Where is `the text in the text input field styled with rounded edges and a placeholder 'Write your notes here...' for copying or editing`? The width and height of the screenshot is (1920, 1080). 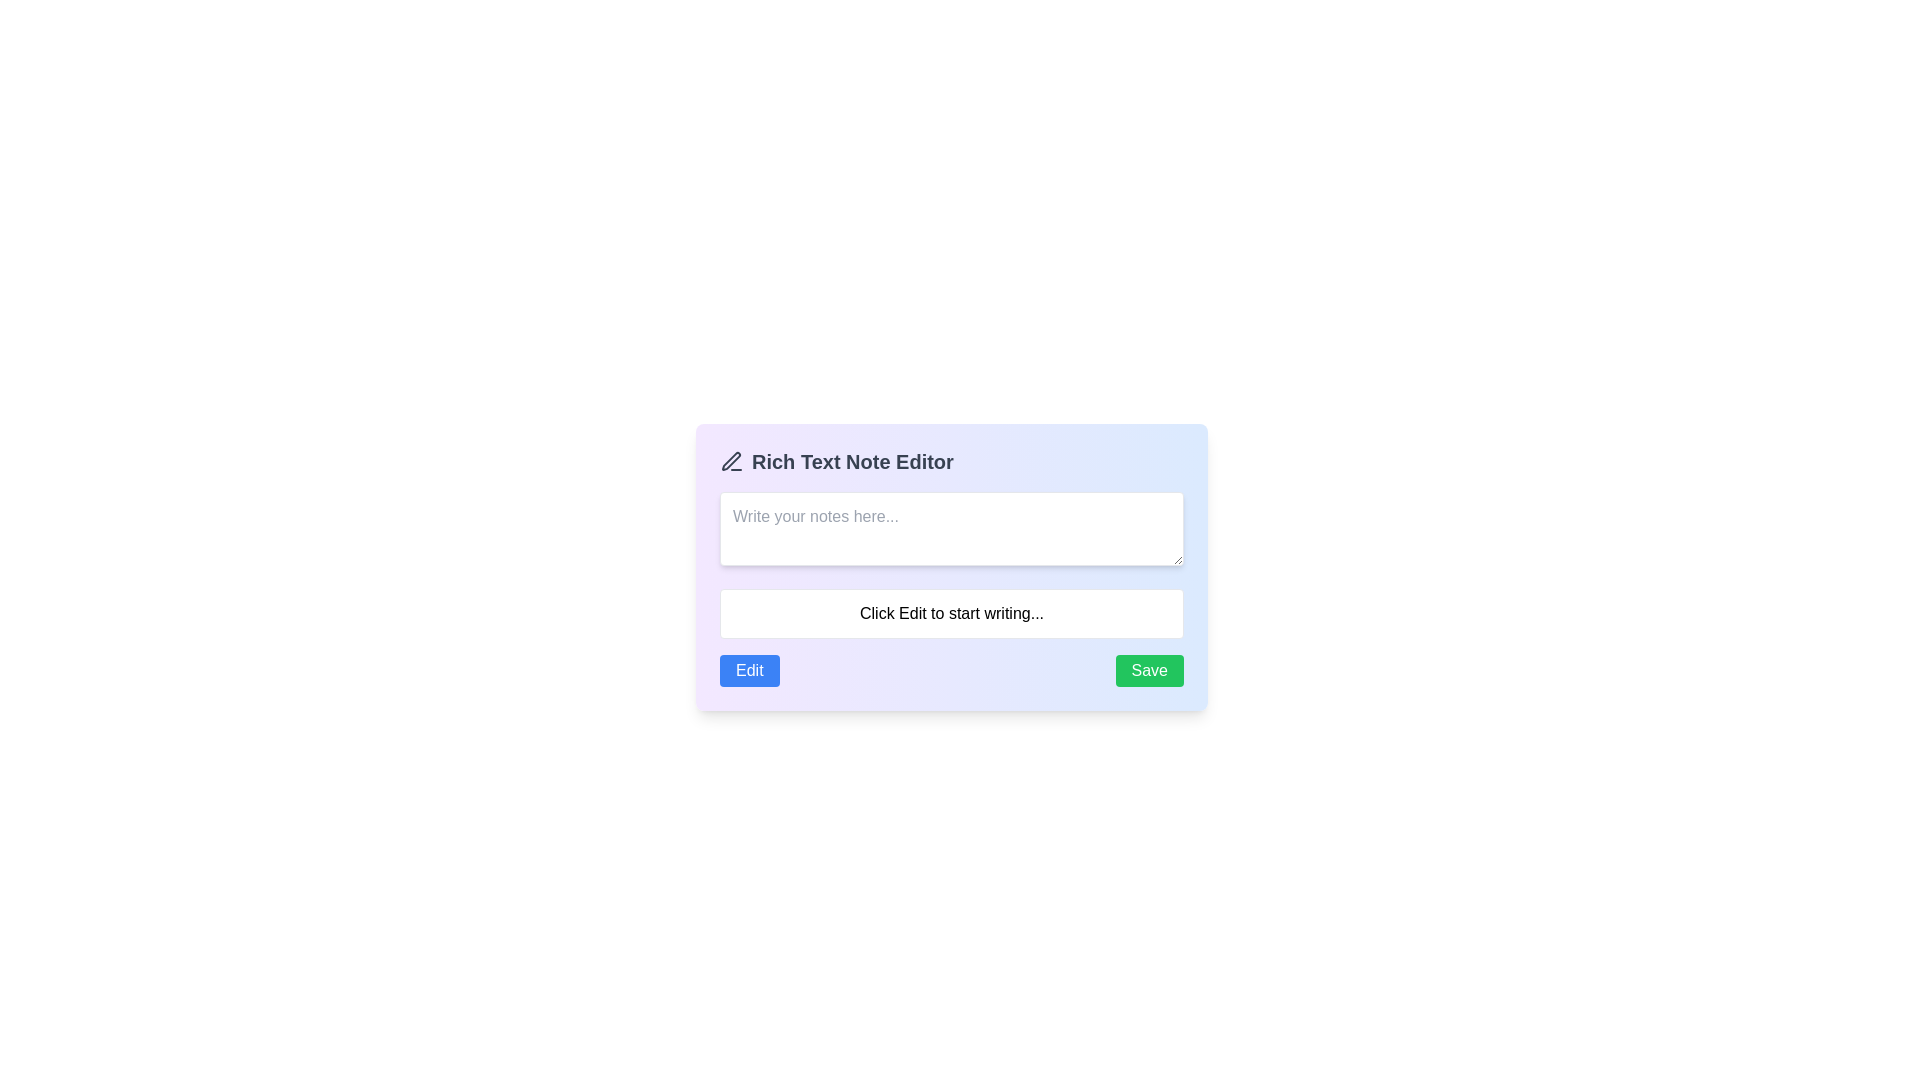
the text in the text input field styled with rounded edges and a placeholder 'Write your notes here...' for copying or editing is located at coordinates (950, 527).